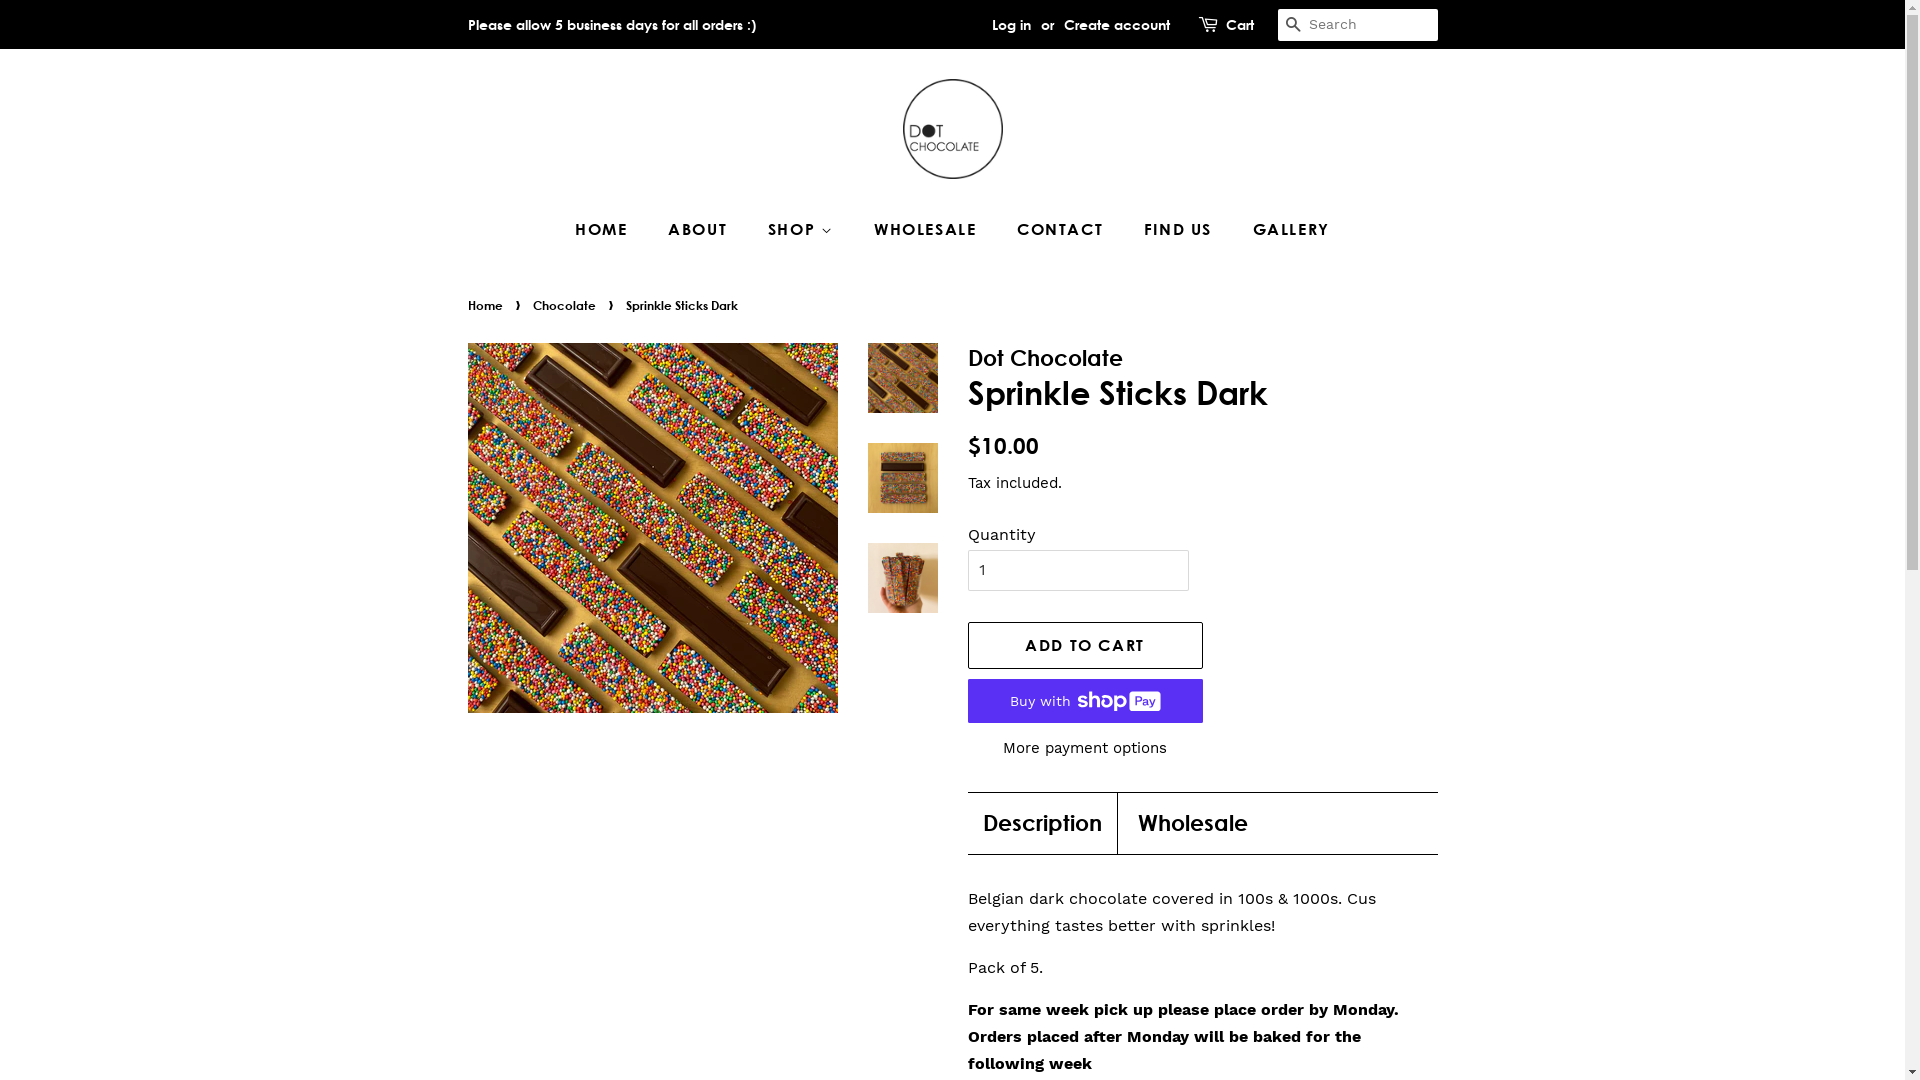 The width and height of the screenshot is (1920, 1080). What do you see at coordinates (803, 228) in the screenshot?
I see `'SHOP'` at bounding box center [803, 228].